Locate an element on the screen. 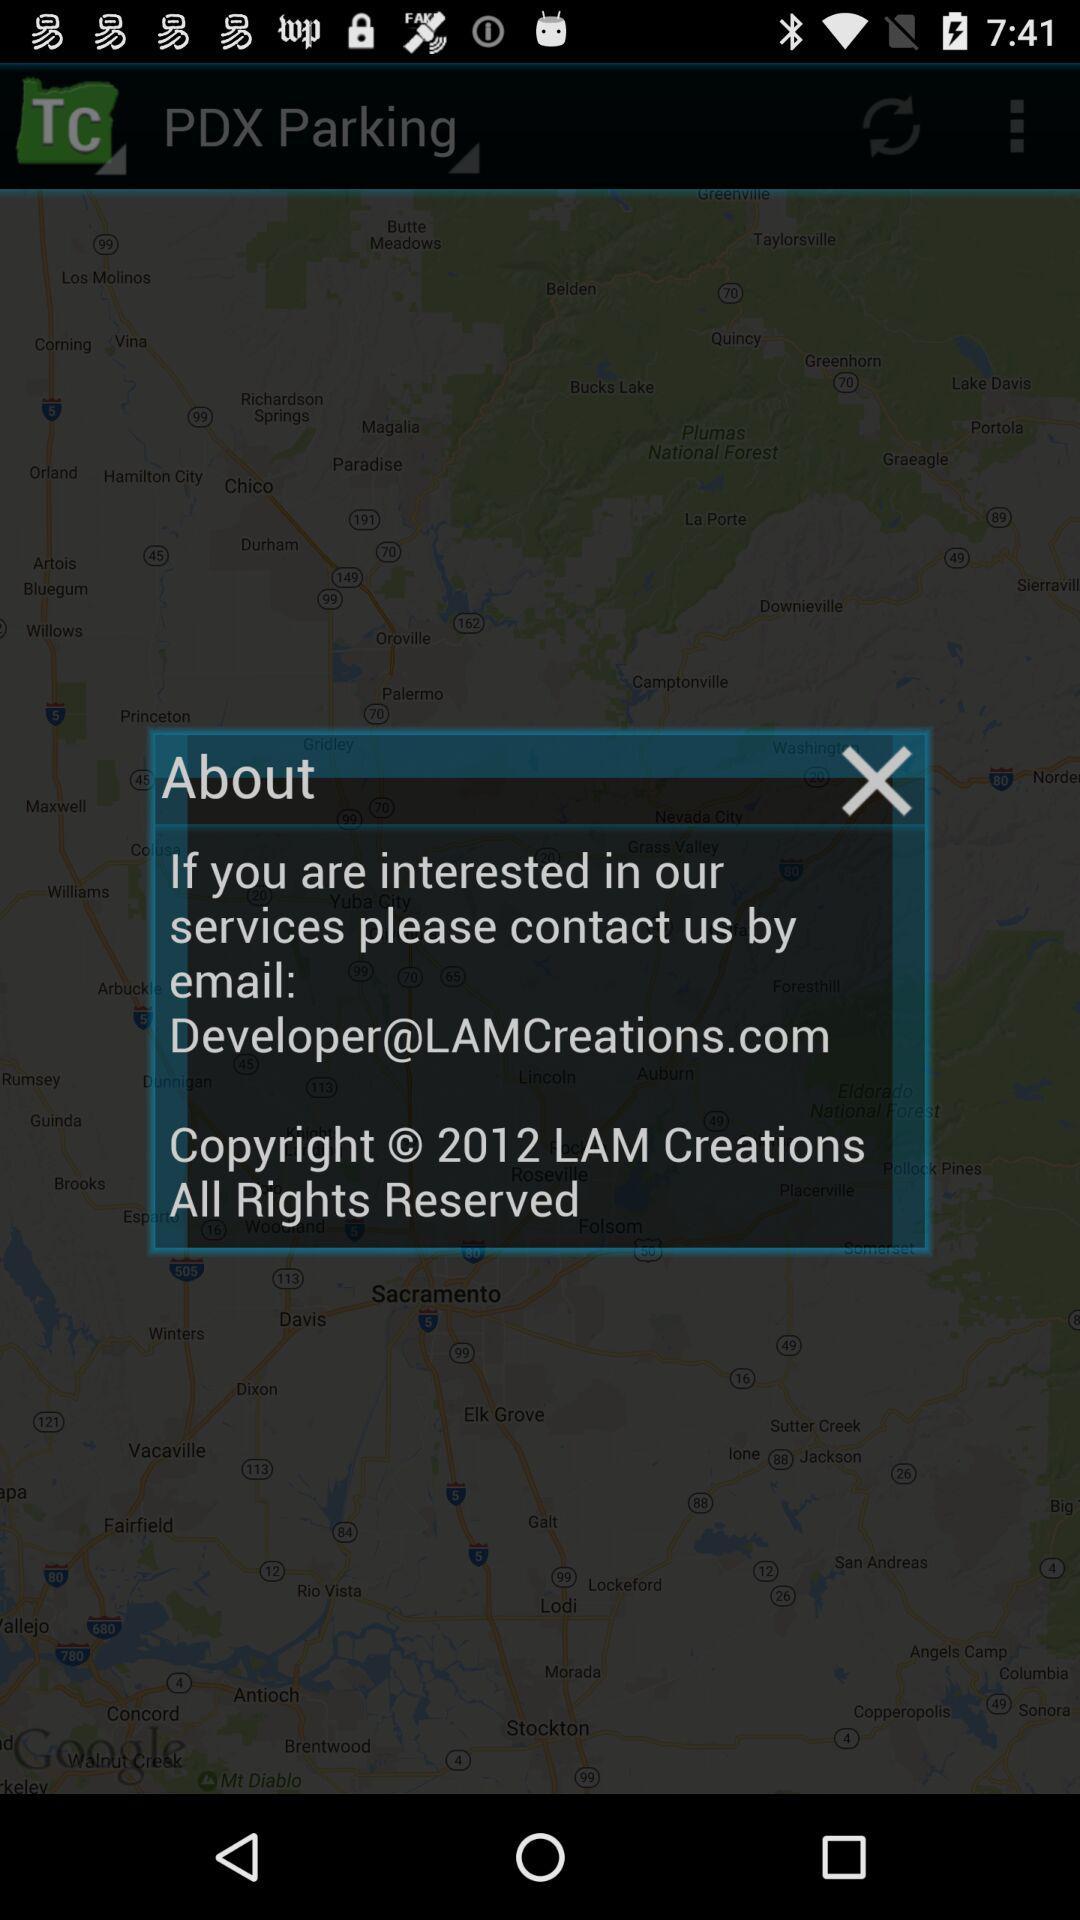  the more icon is located at coordinates (1017, 133).